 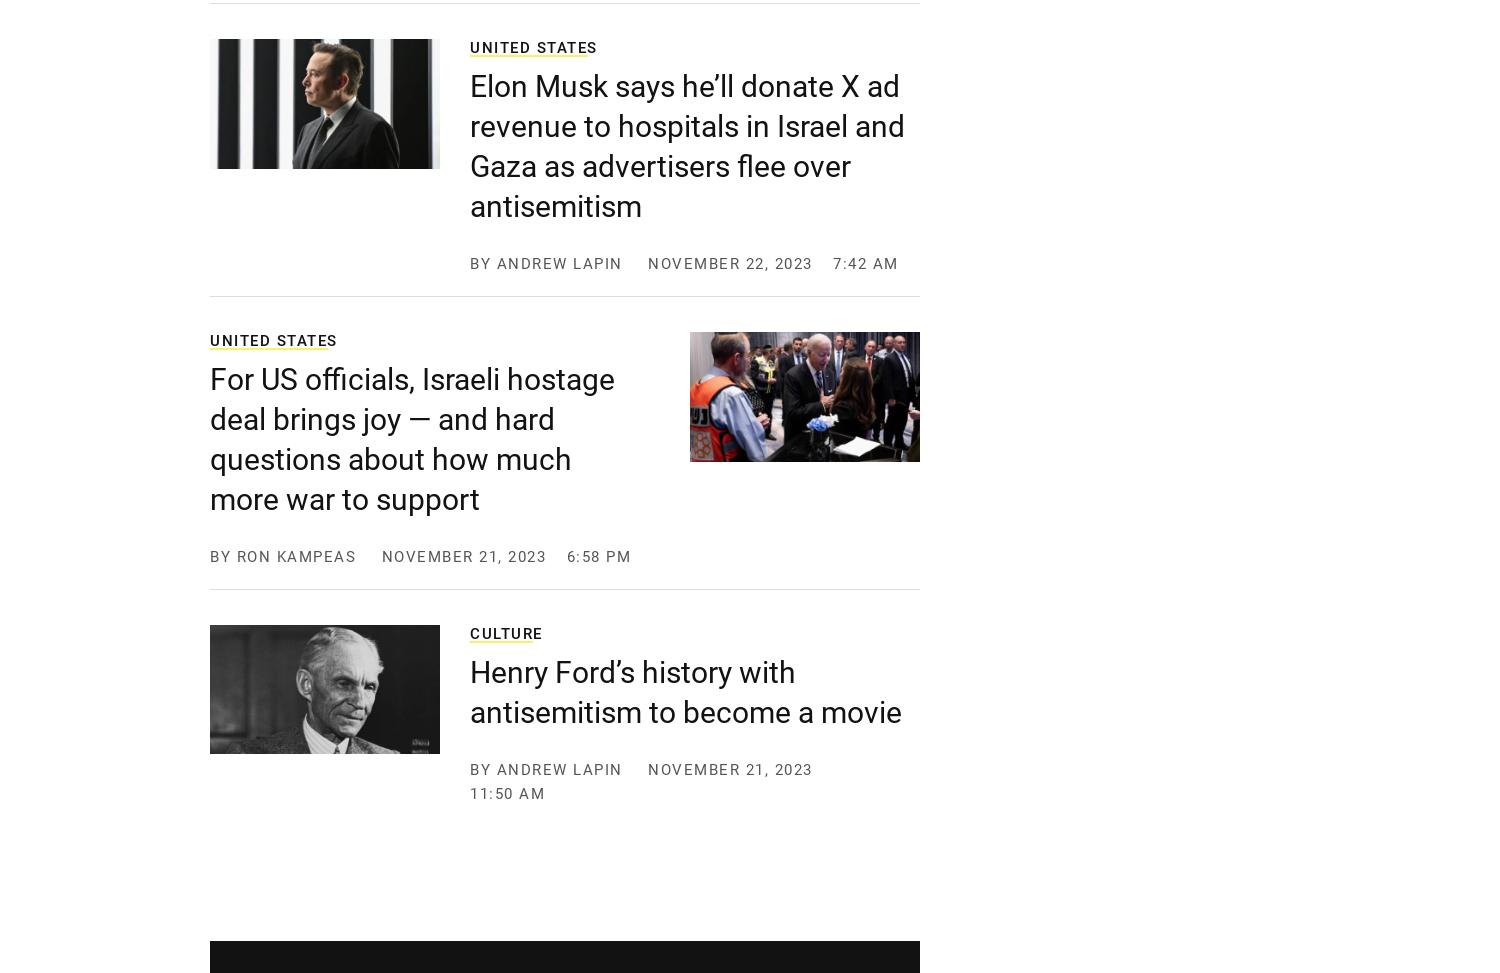 I want to click on 'November 22, 2023', so click(x=729, y=262).